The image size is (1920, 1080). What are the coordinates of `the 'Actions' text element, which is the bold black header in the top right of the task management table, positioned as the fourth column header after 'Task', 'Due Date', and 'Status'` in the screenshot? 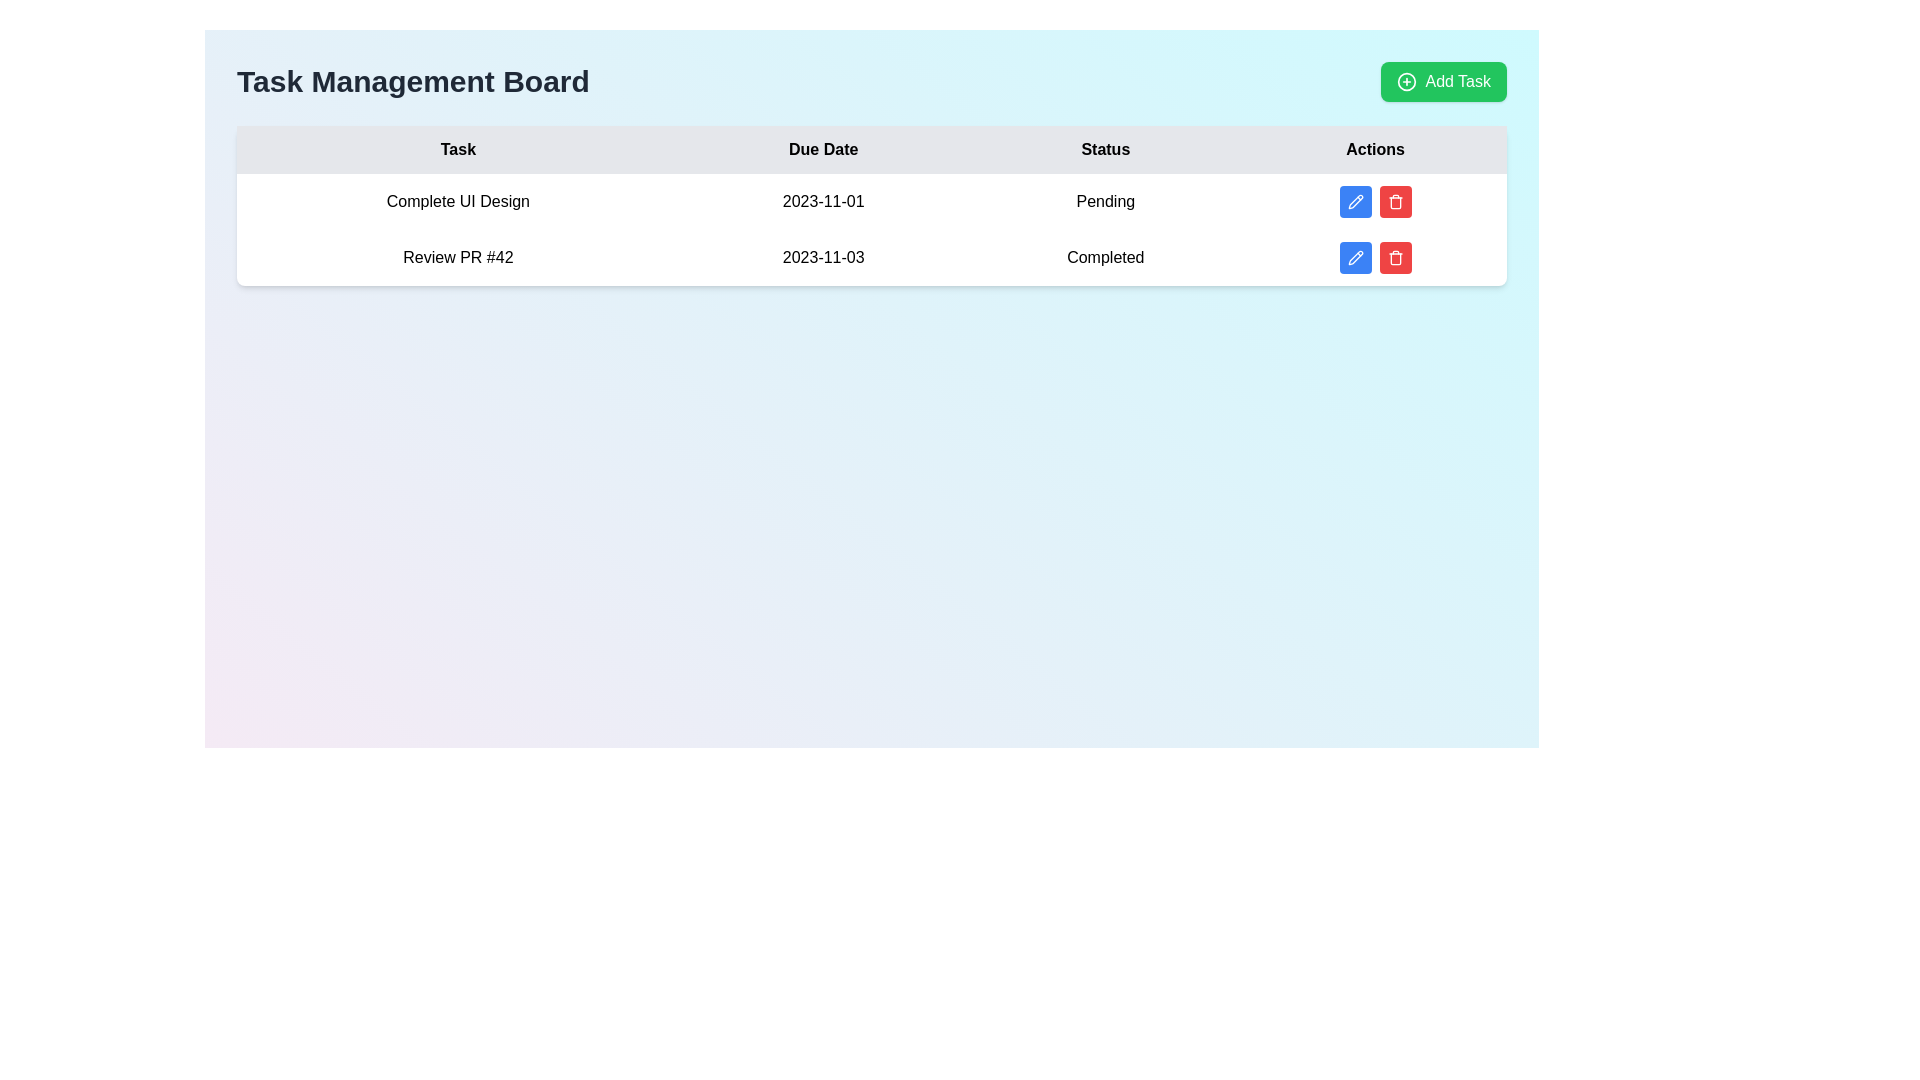 It's located at (1374, 149).